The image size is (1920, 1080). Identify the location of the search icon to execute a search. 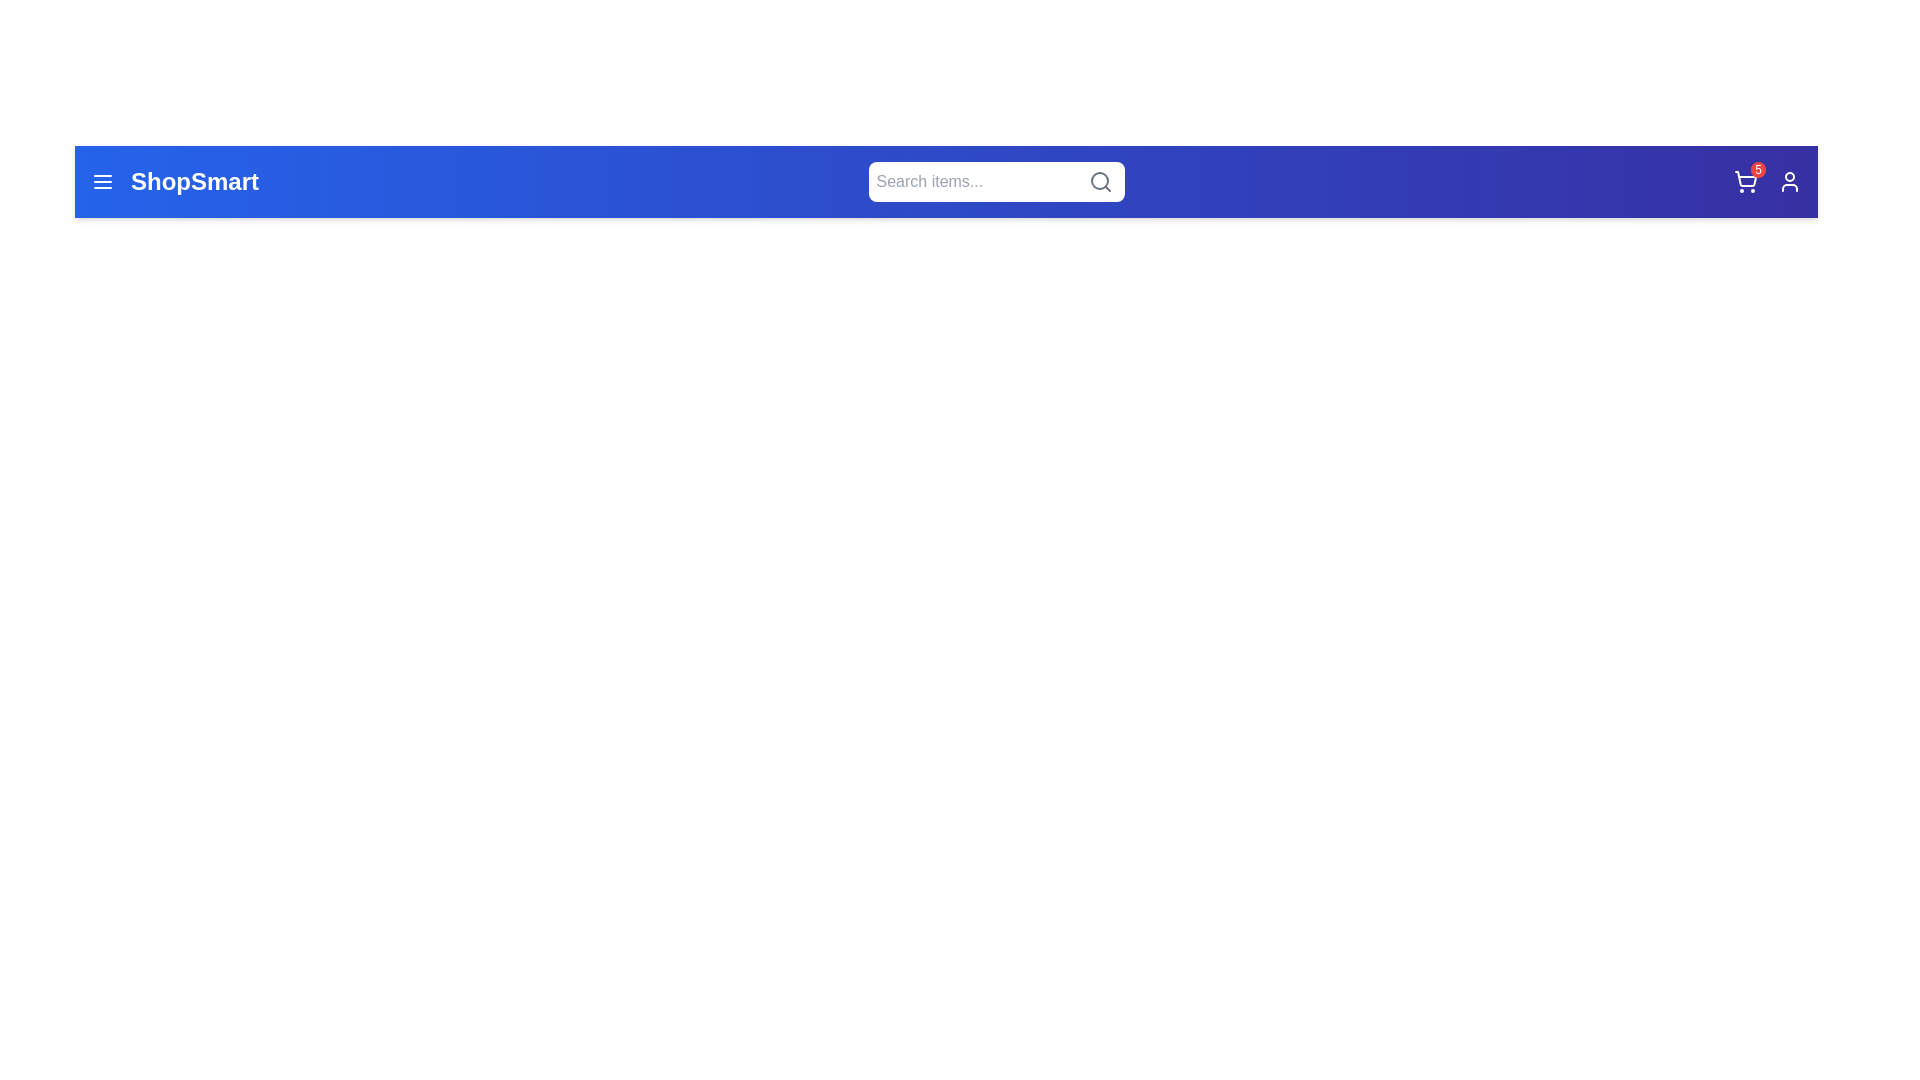
(1099, 181).